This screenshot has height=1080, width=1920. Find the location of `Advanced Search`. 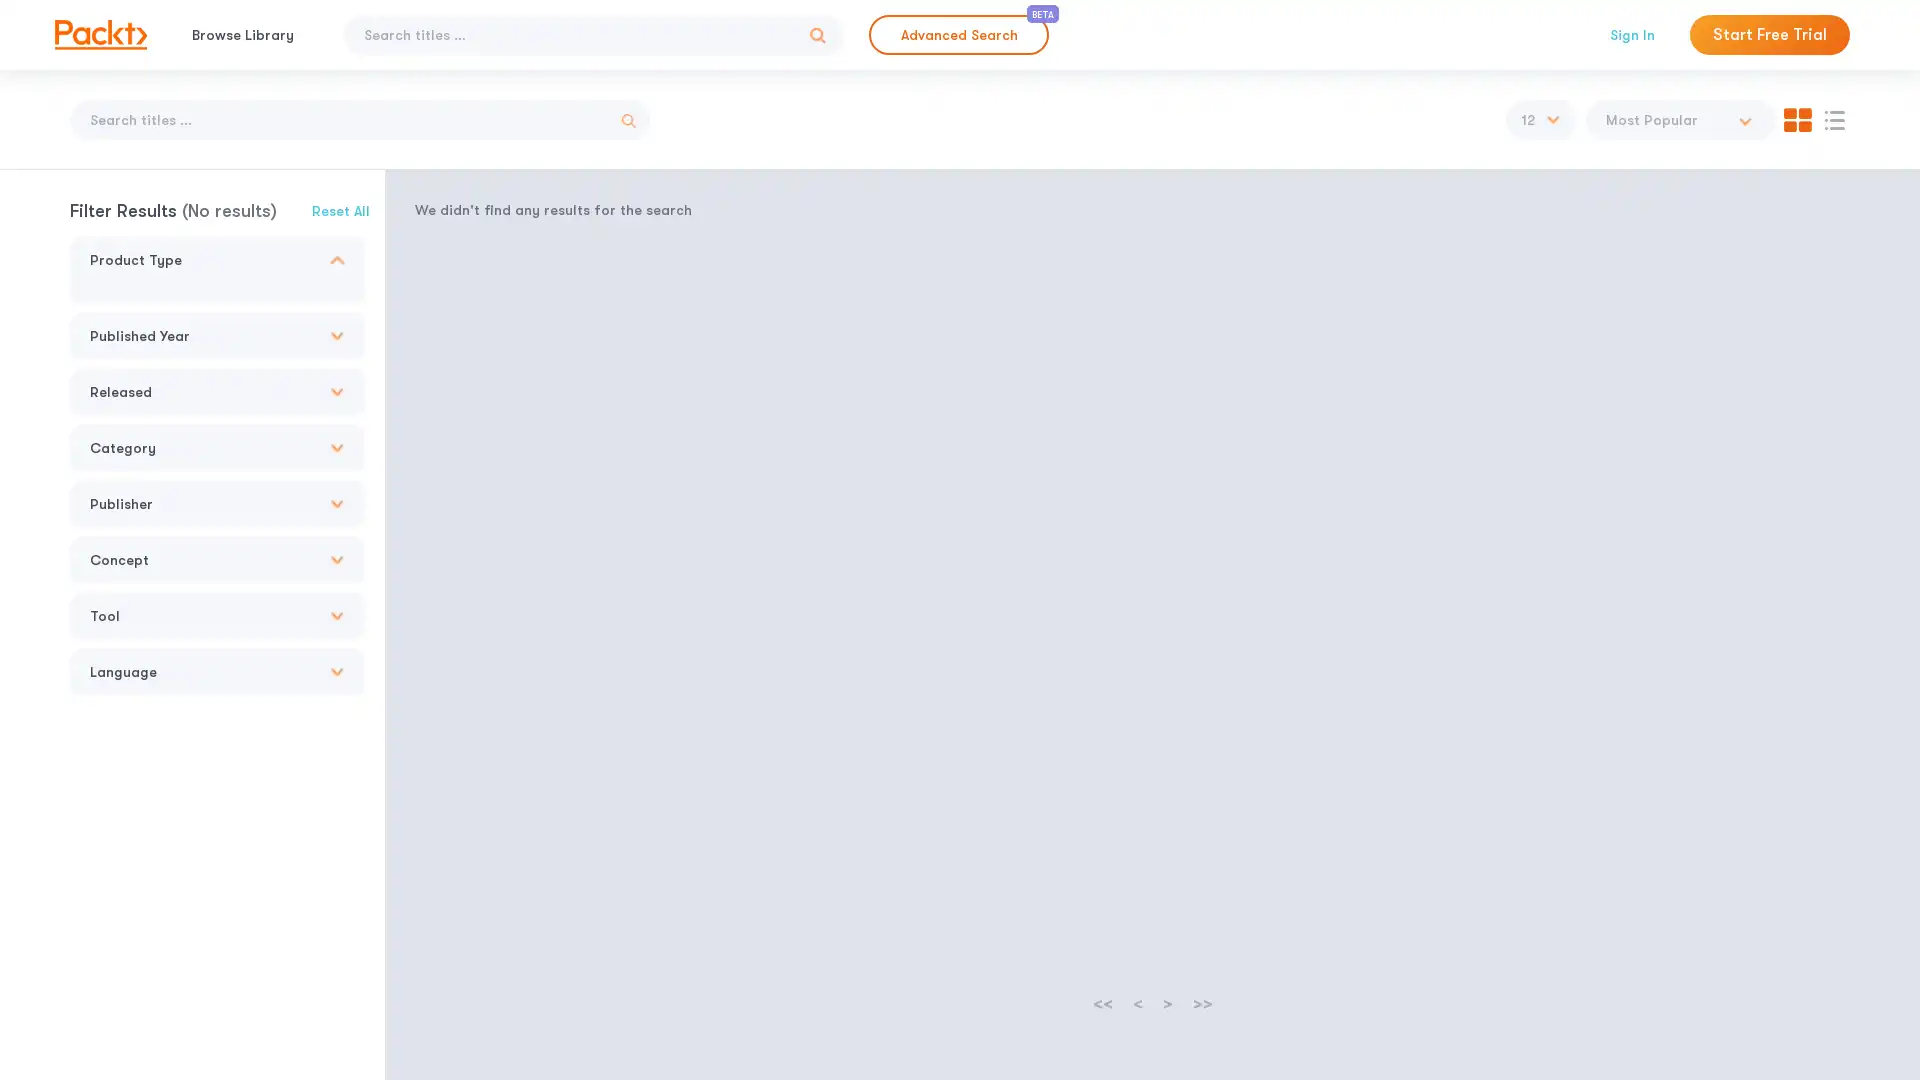

Advanced Search is located at coordinates (958, 34).